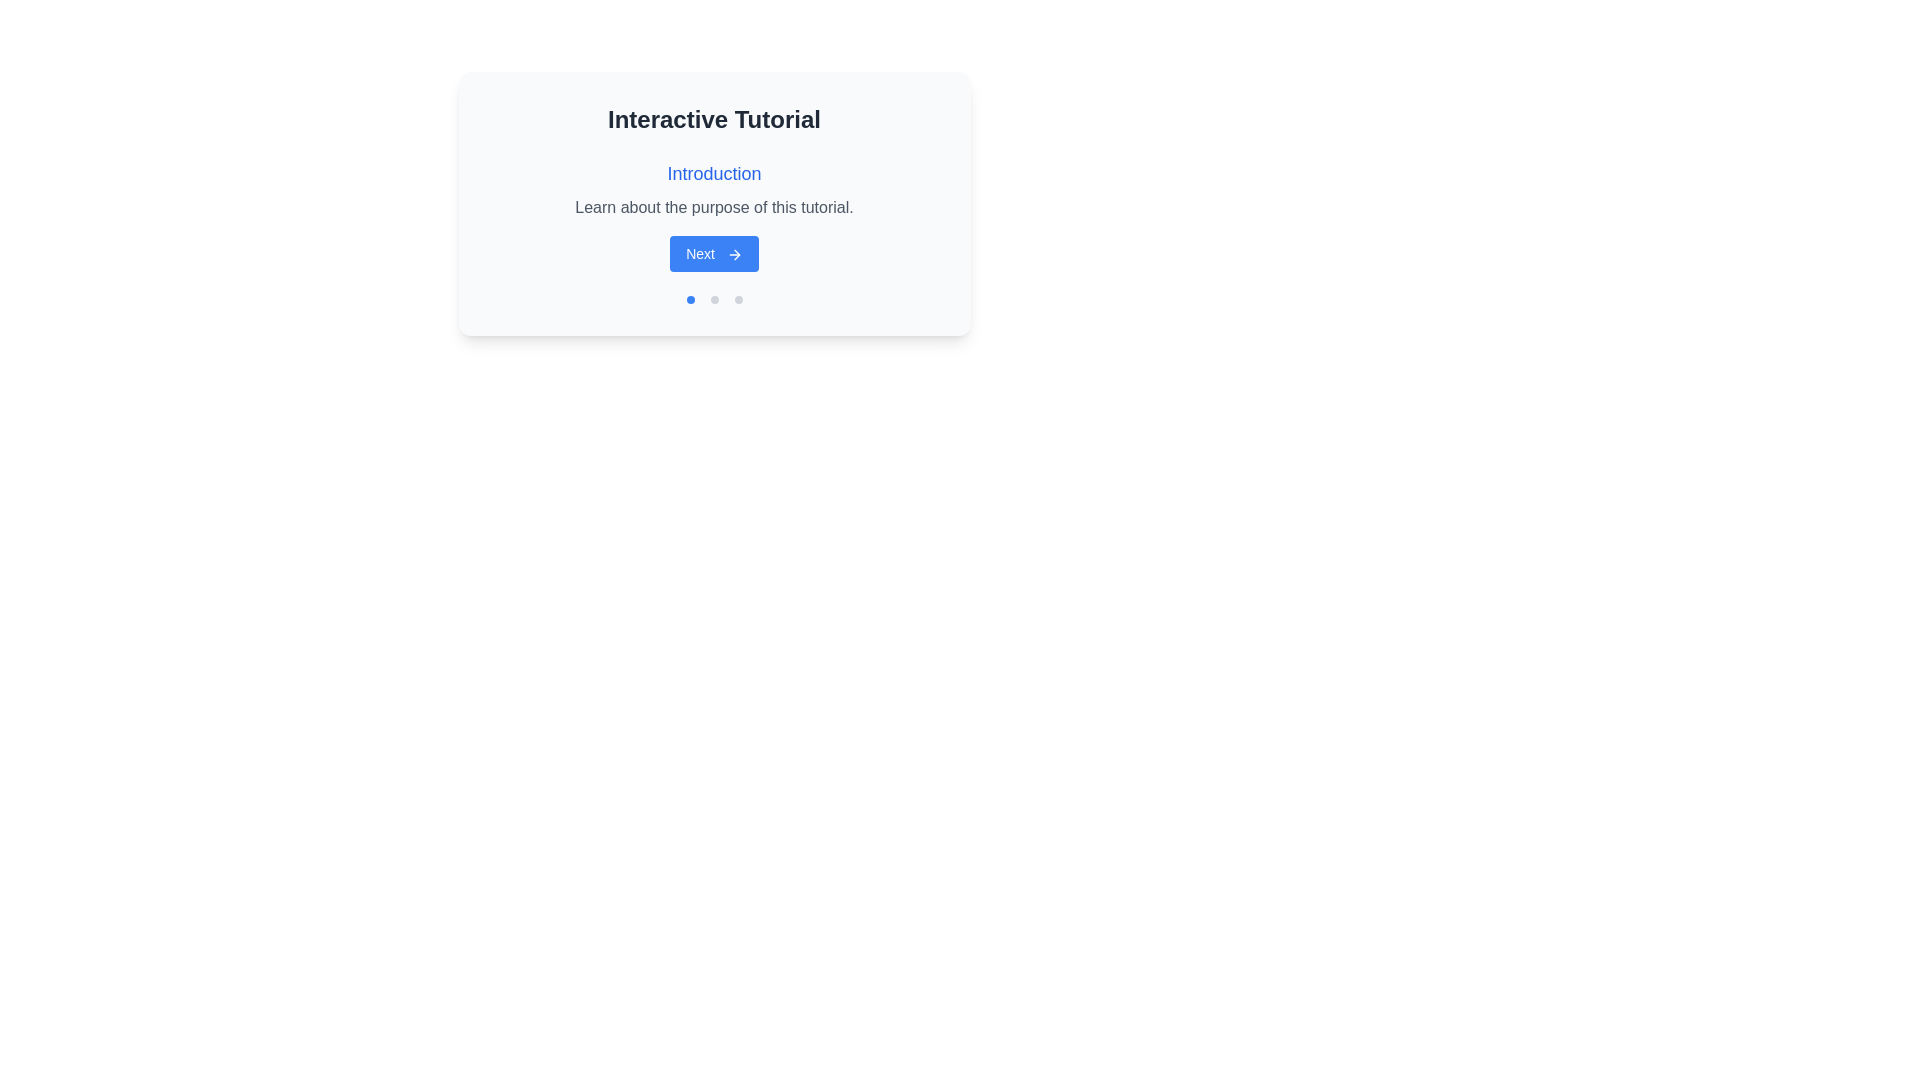 Image resolution: width=1920 pixels, height=1080 pixels. What do you see at coordinates (714, 253) in the screenshot?
I see `the rectangular blue button labeled 'Next' located at the bottom center of the content area` at bounding box center [714, 253].